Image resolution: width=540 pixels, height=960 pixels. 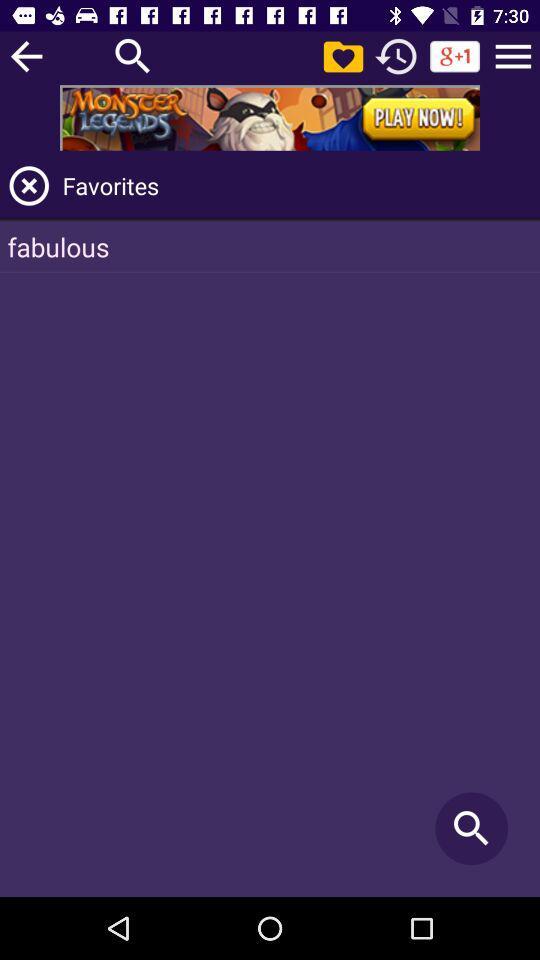 I want to click on the arrow_backward icon, so click(x=25, y=55).